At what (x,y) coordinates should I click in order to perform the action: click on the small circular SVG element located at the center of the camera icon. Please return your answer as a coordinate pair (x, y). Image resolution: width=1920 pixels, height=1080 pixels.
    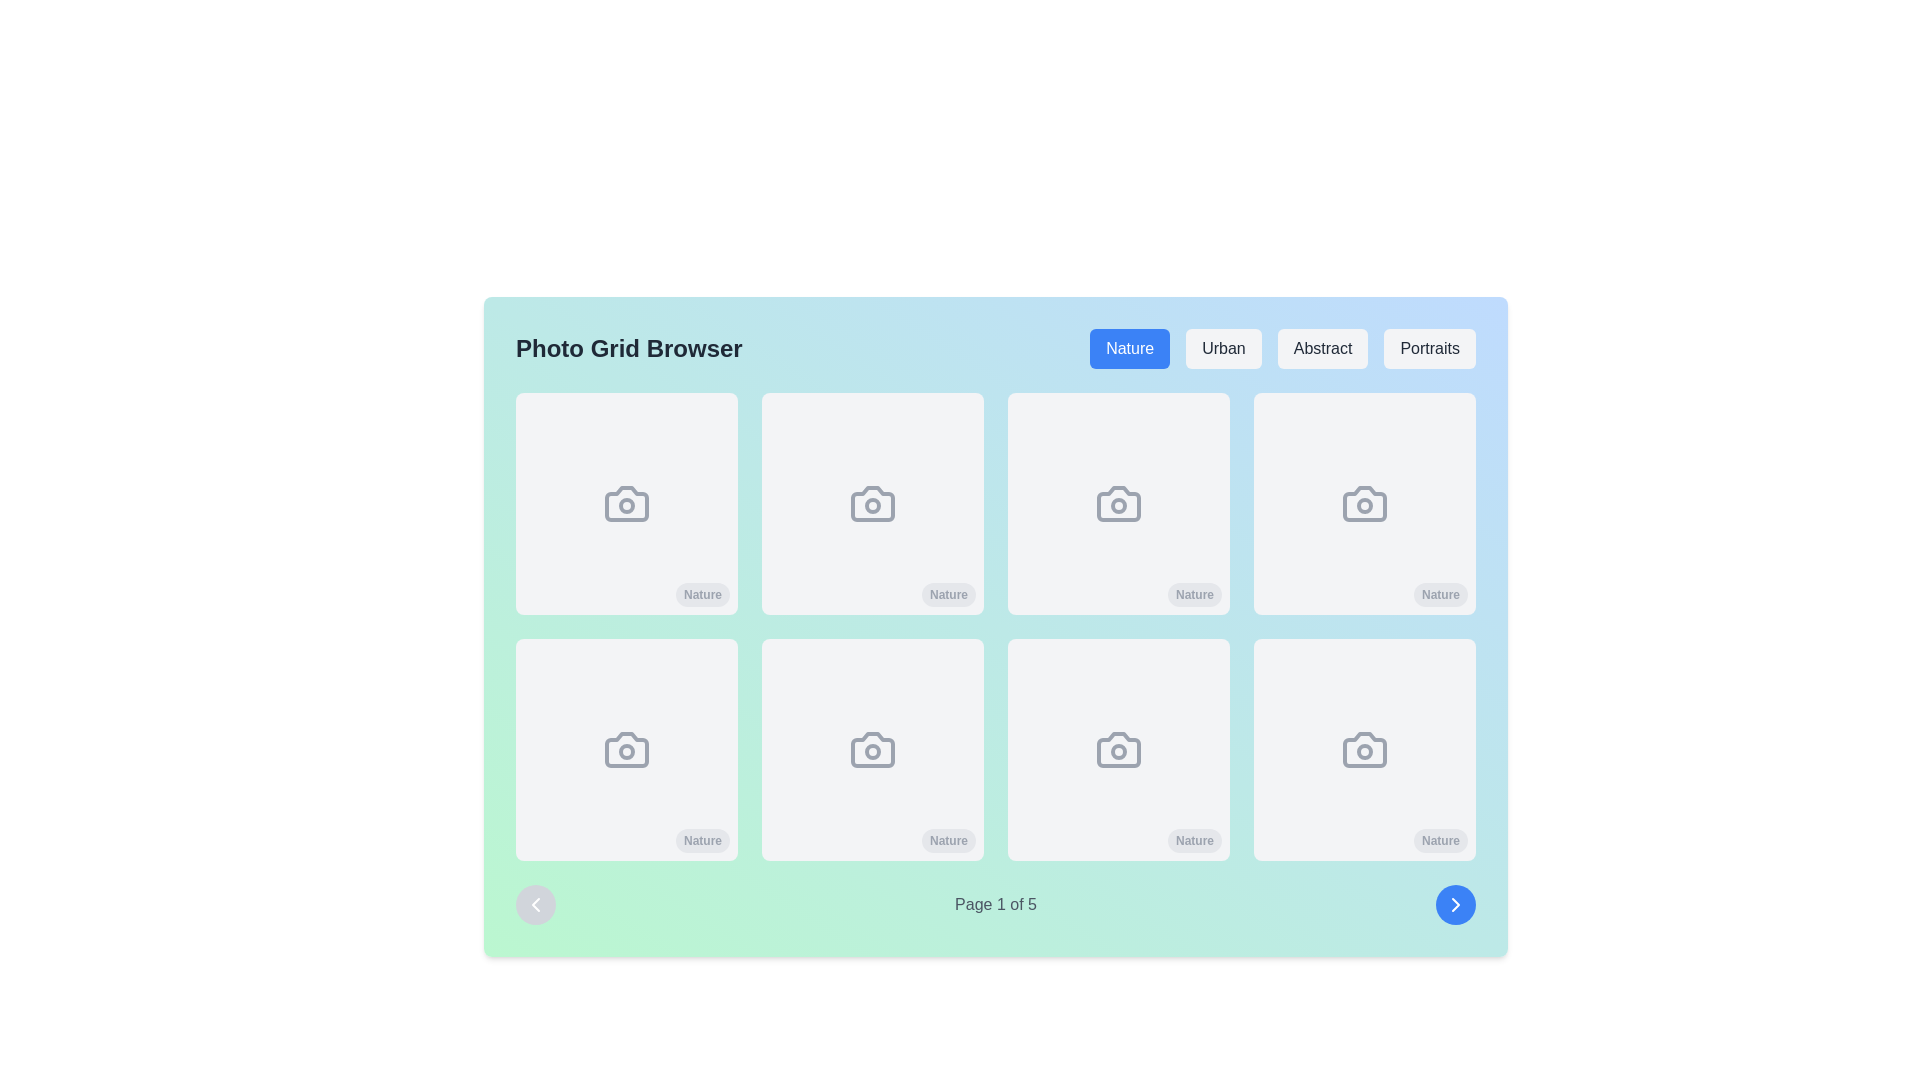
    Looking at the image, I should click on (1363, 752).